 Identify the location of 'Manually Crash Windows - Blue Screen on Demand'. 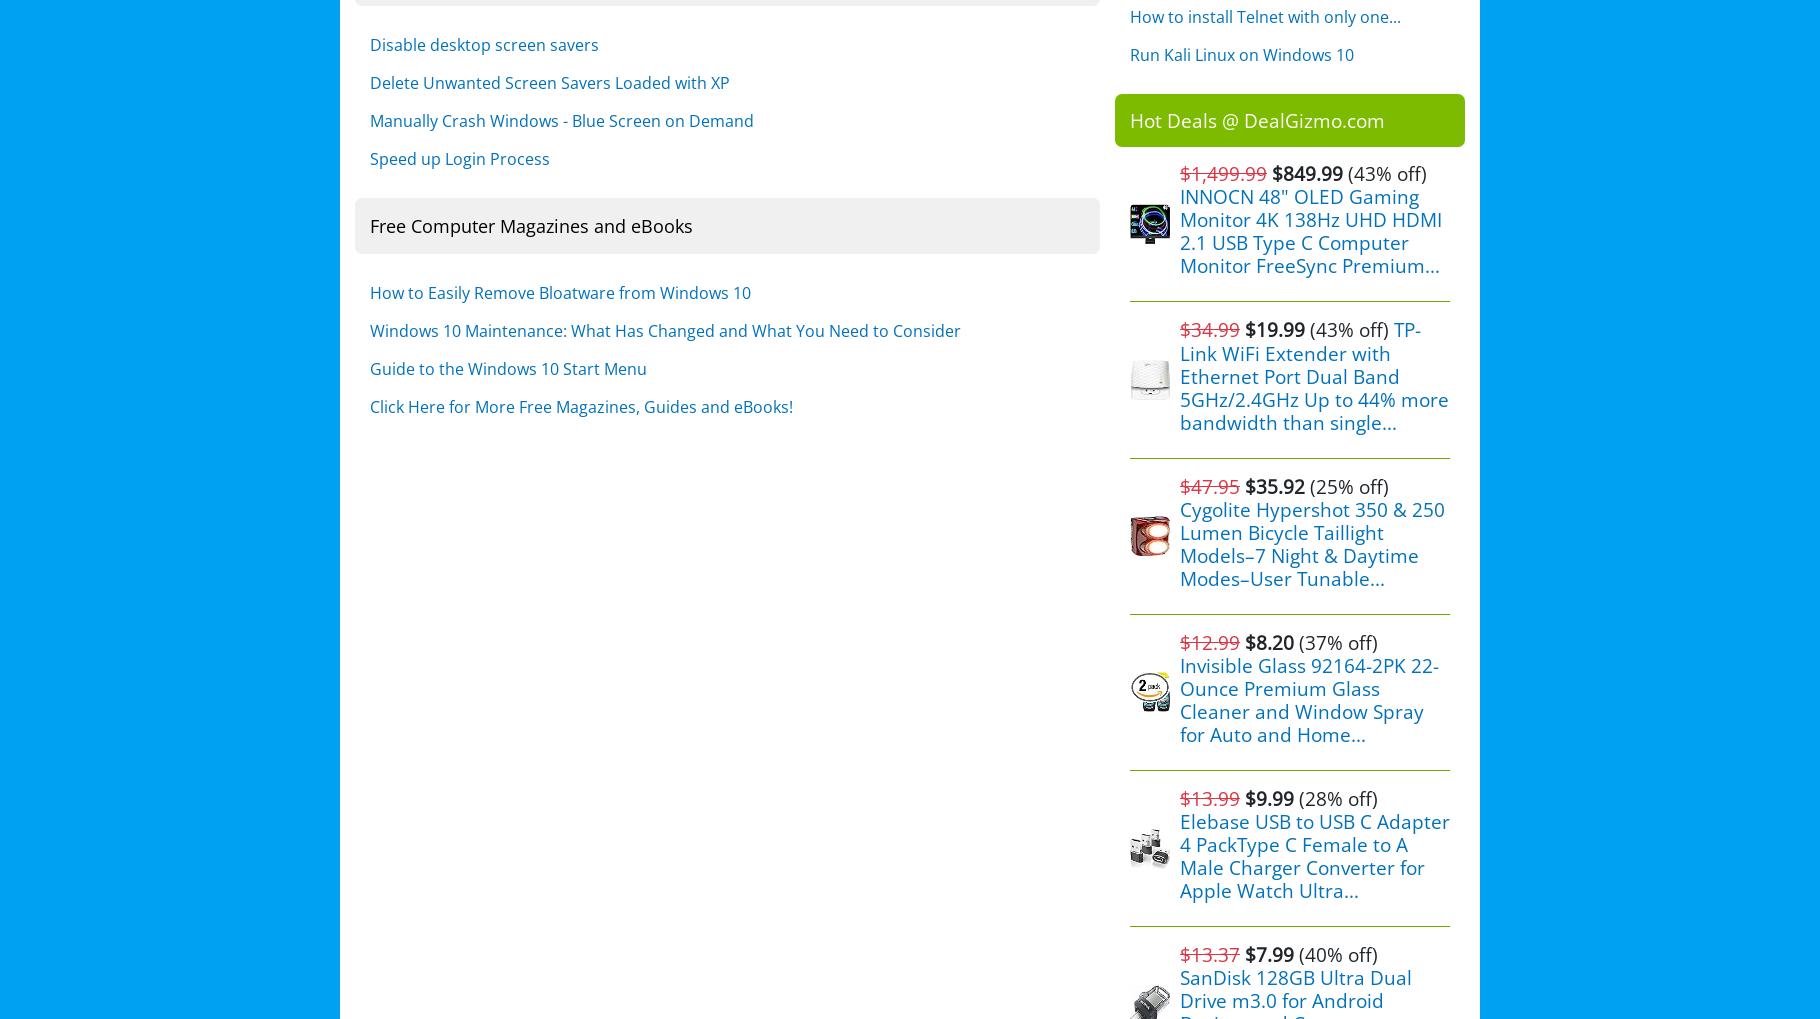
(562, 119).